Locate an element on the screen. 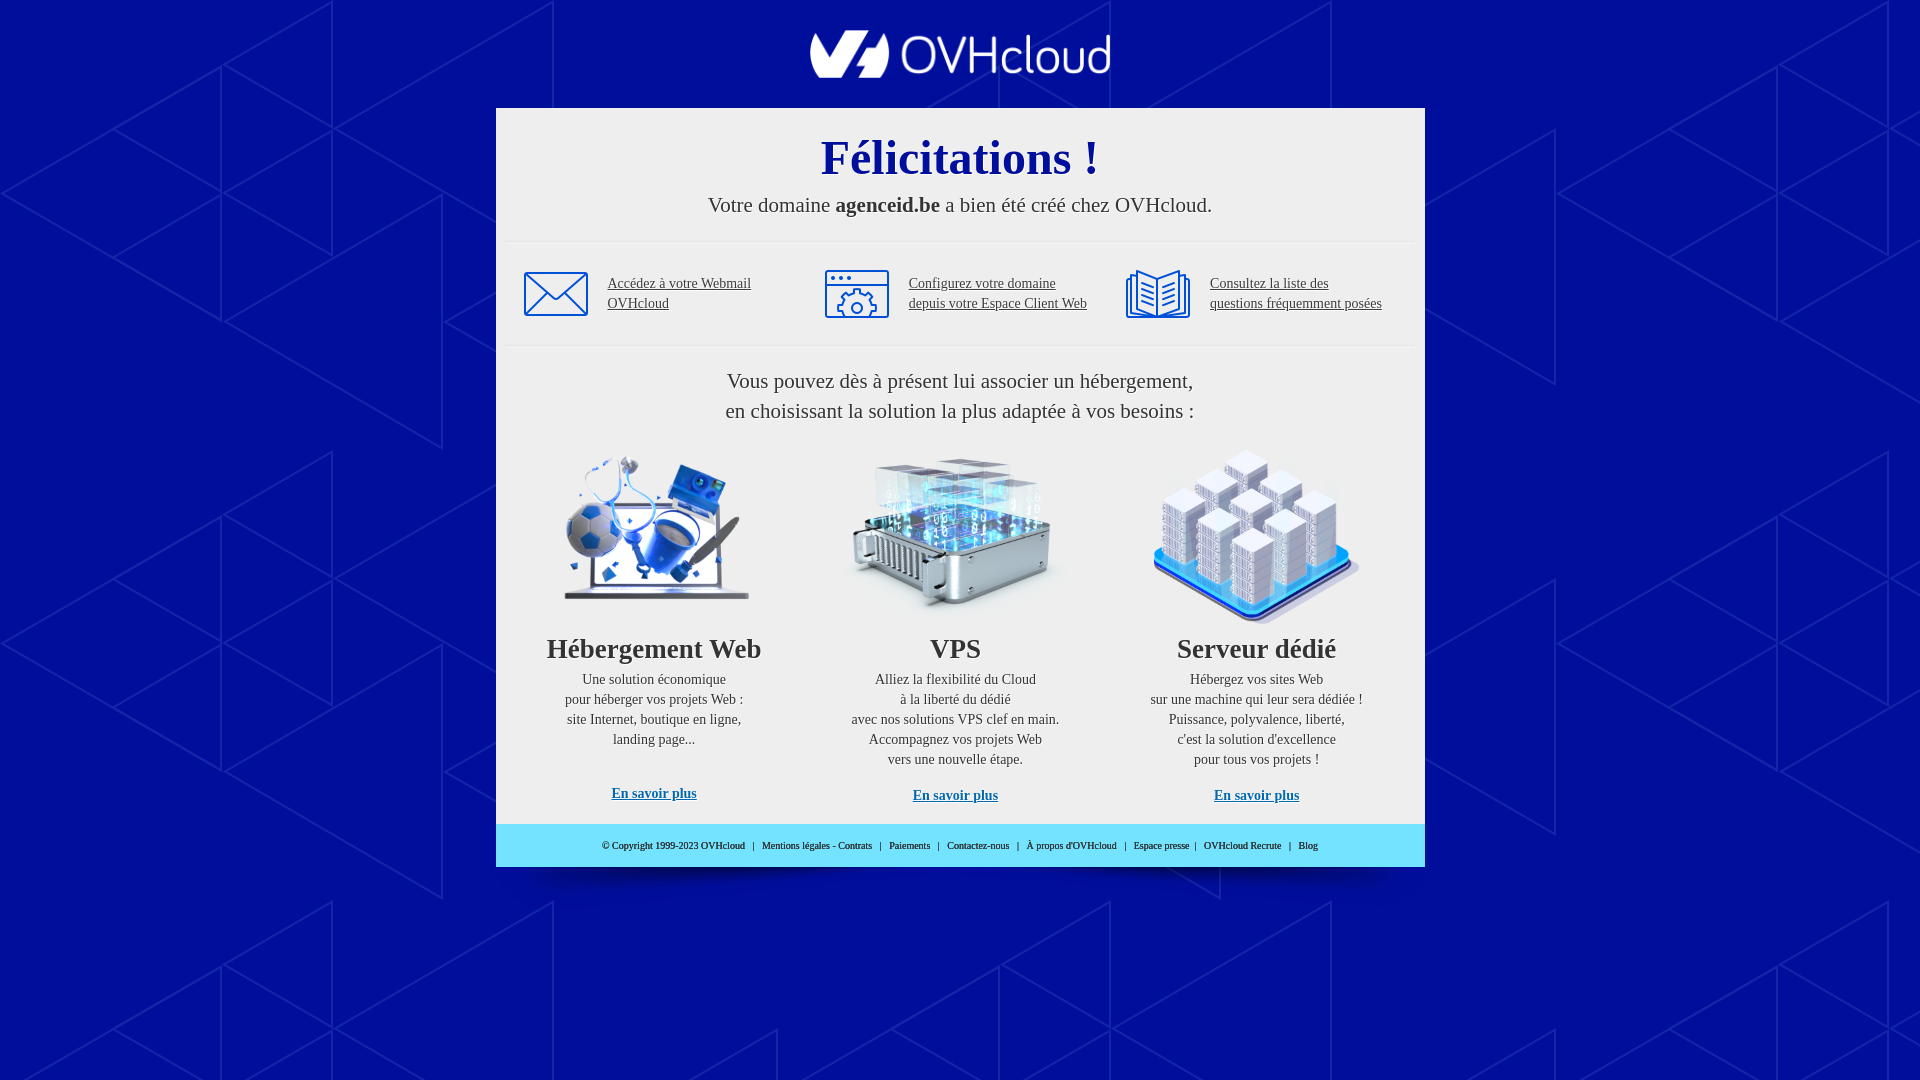 Image resolution: width=1920 pixels, height=1080 pixels. 'En savoir plus' is located at coordinates (1255, 794).